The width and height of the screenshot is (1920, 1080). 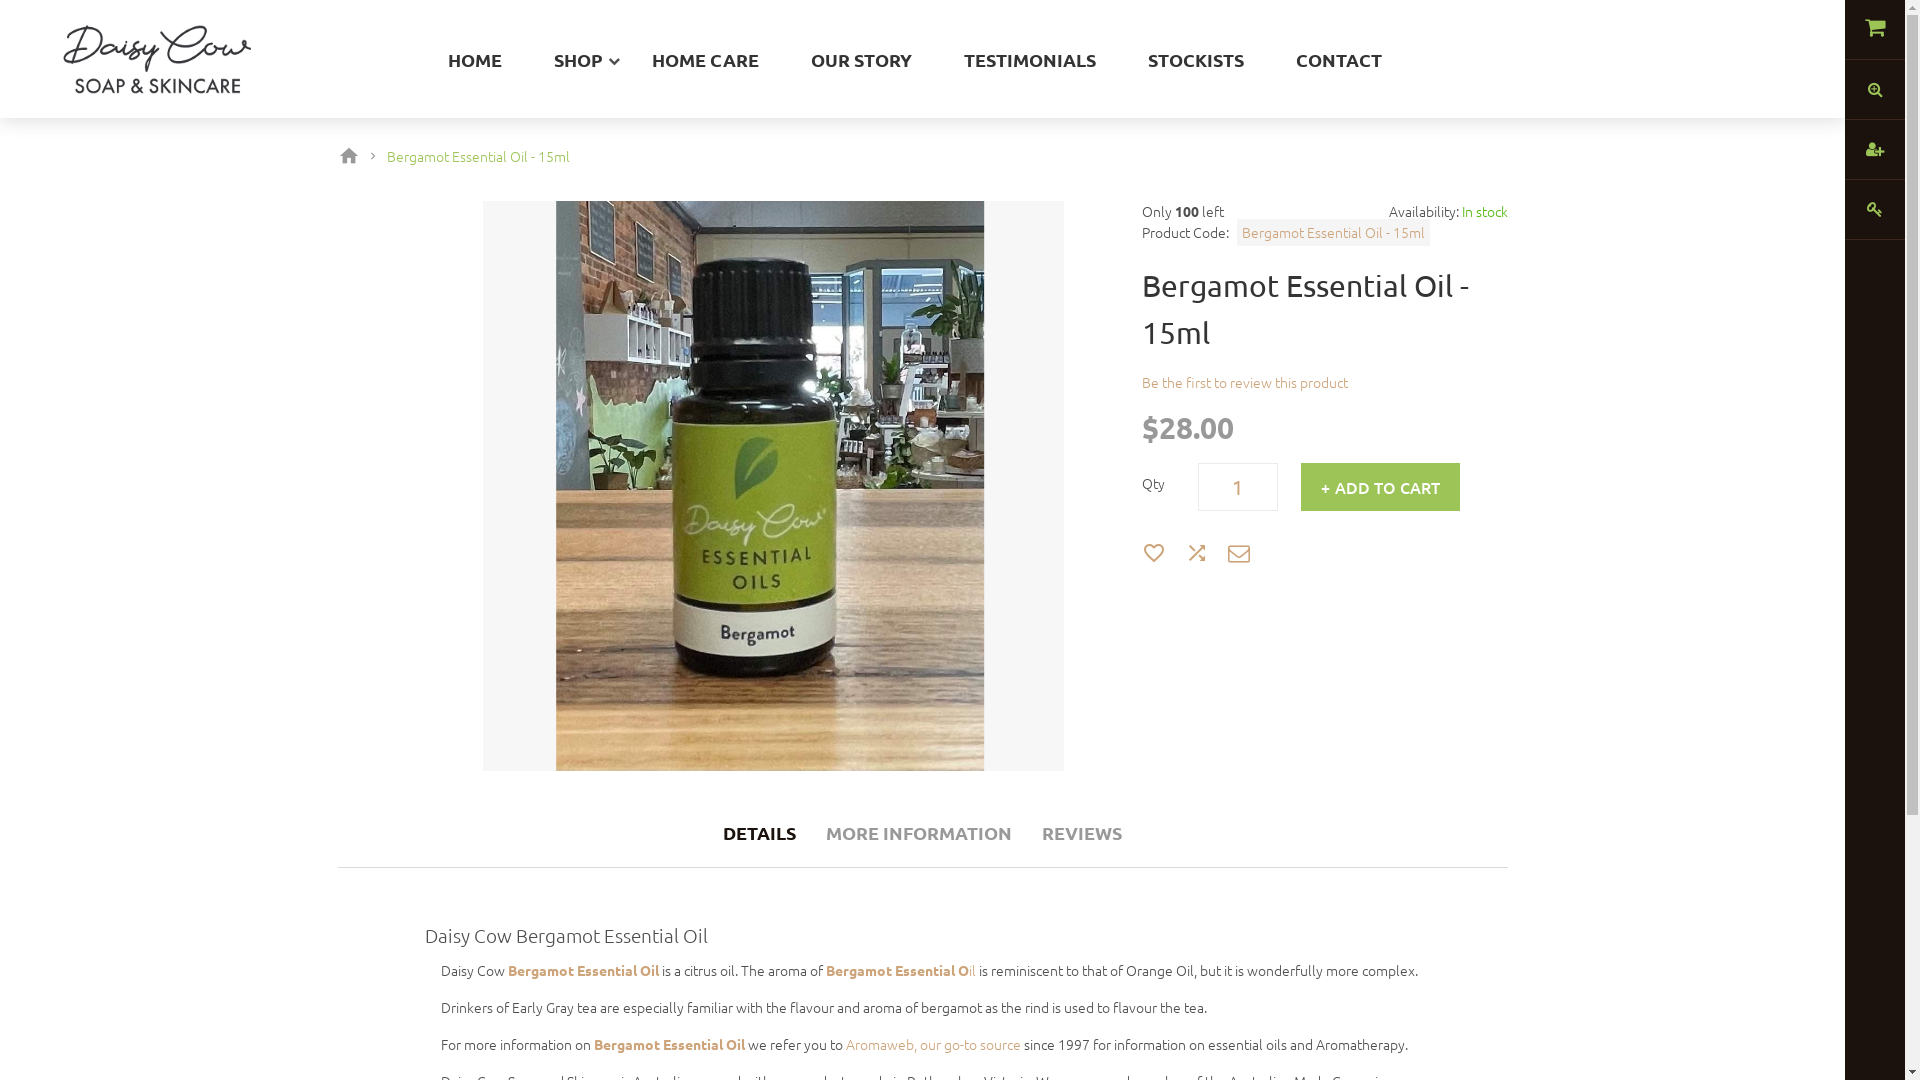 What do you see at coordinates (61, 27) in the screenshot?
I see `'Daisy Cow'` at bounding box center [61, 27].